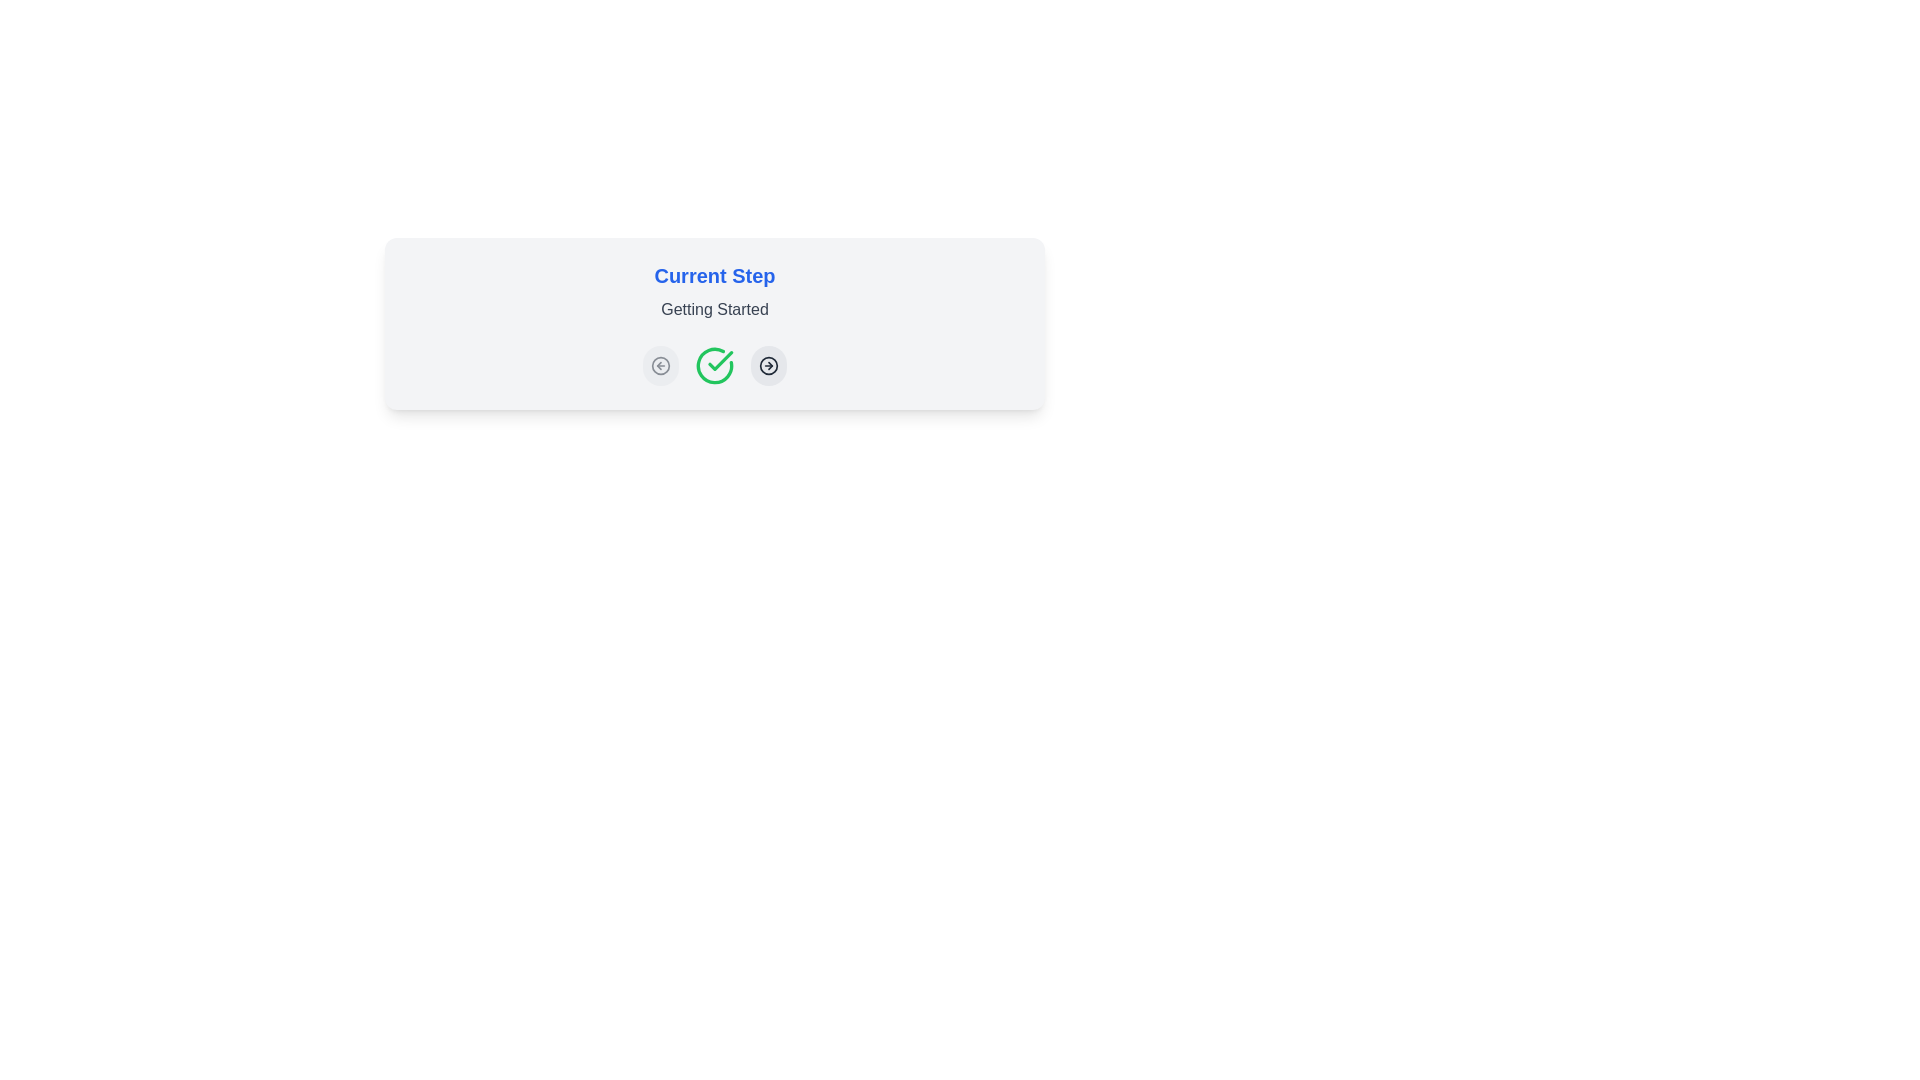  What do you see at coordinates (661, 366) in the screenshot?
I see `the backward navigation button located on the left-most side of its group` at bounding box center [661, 366].